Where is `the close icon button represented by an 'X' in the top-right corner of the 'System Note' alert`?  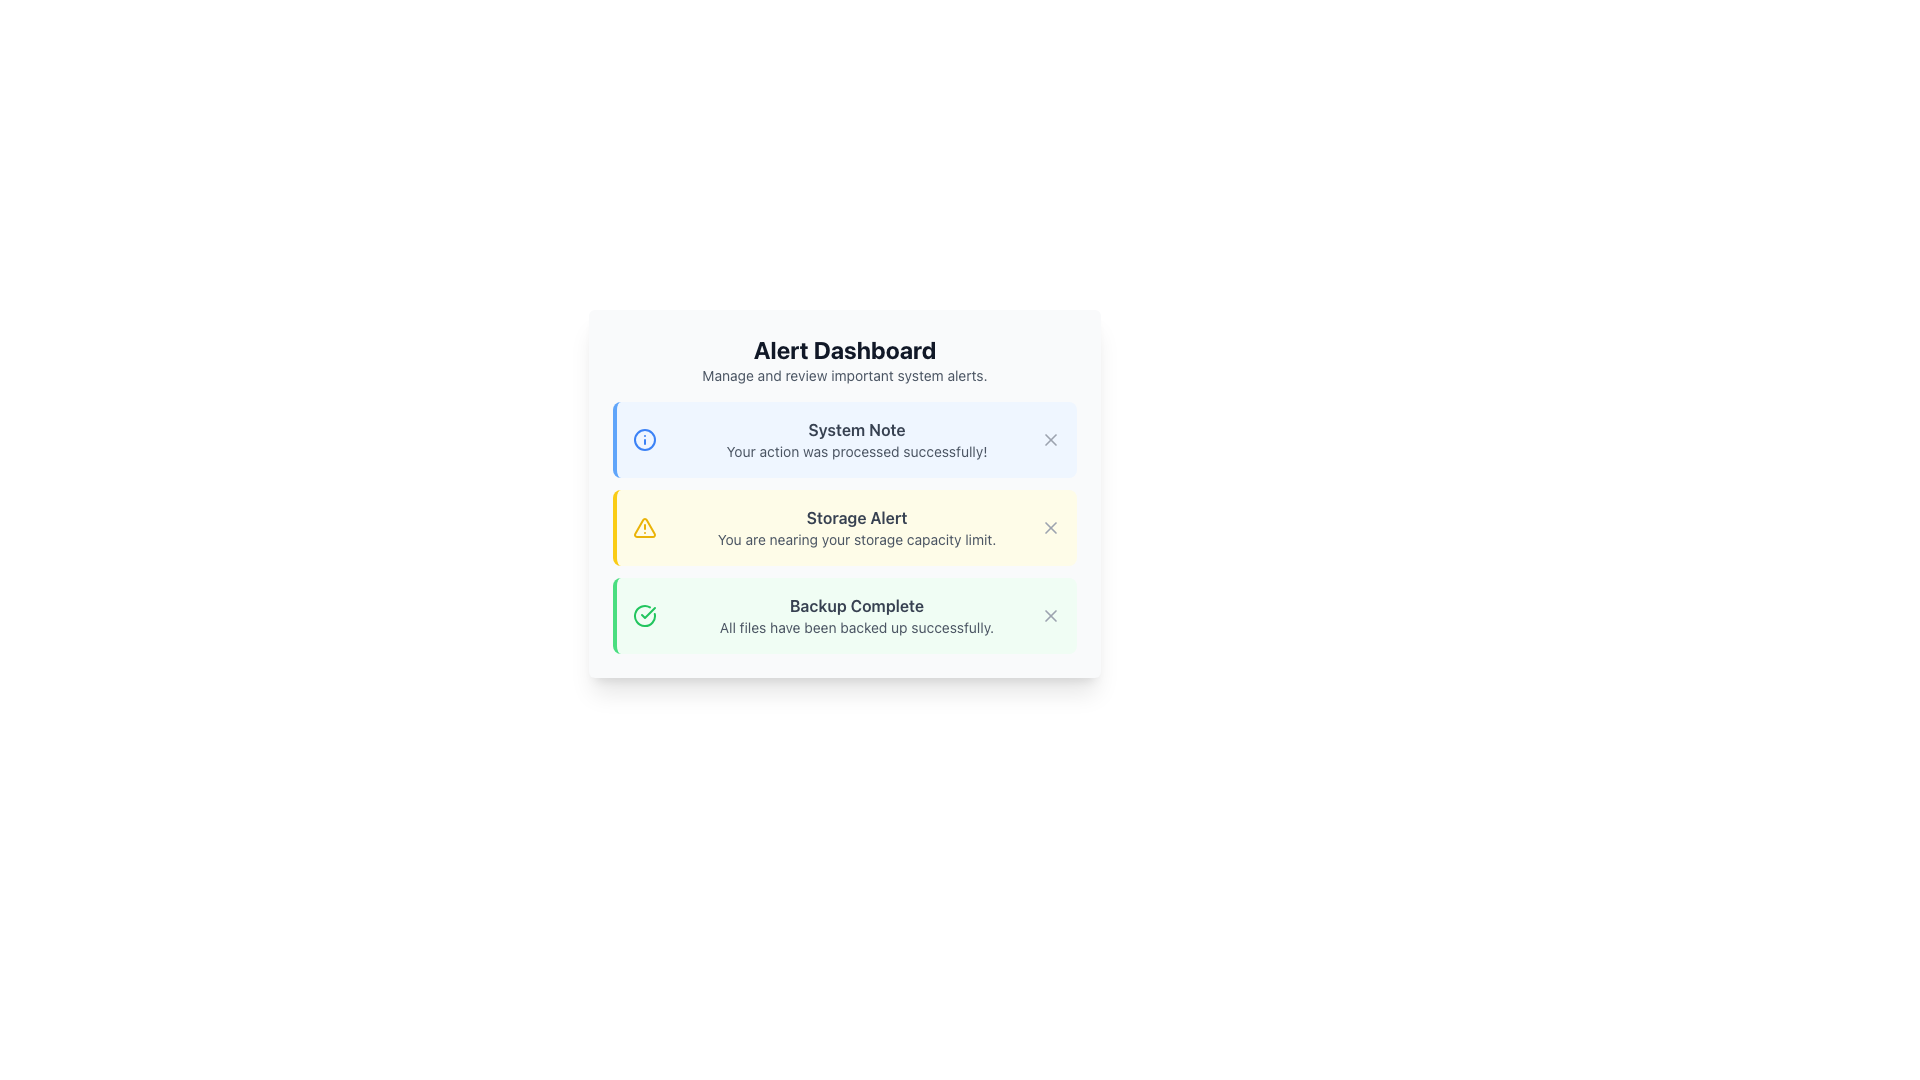 the close icon button represented by an 'X' in the top-right corner of the 'System Note' alert is located at coordinates (1050, 438).